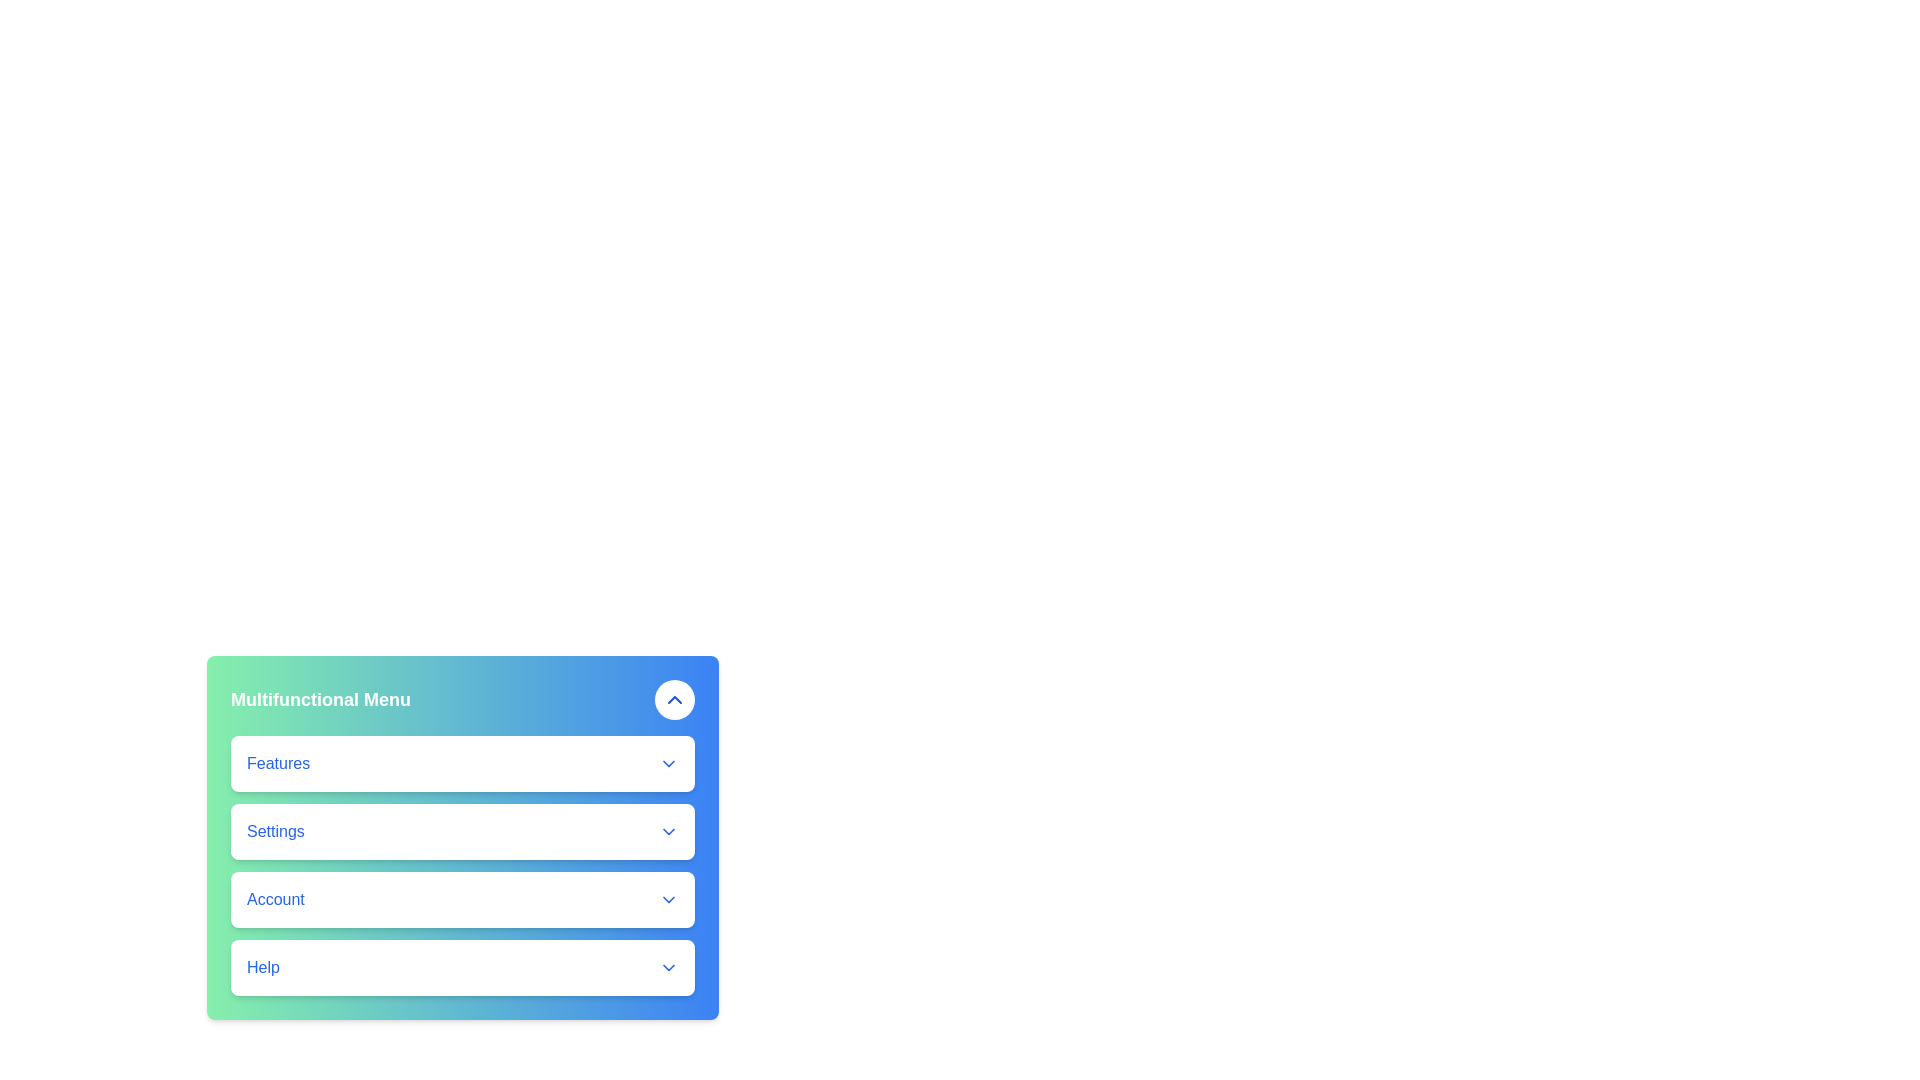  What do you see at coordinates (274, 832) in the screenshot?
I see `the Text label that serves as an identifier for the settings section, positioned between 'Features' and 'Account'` at bounding box center [274, 832].